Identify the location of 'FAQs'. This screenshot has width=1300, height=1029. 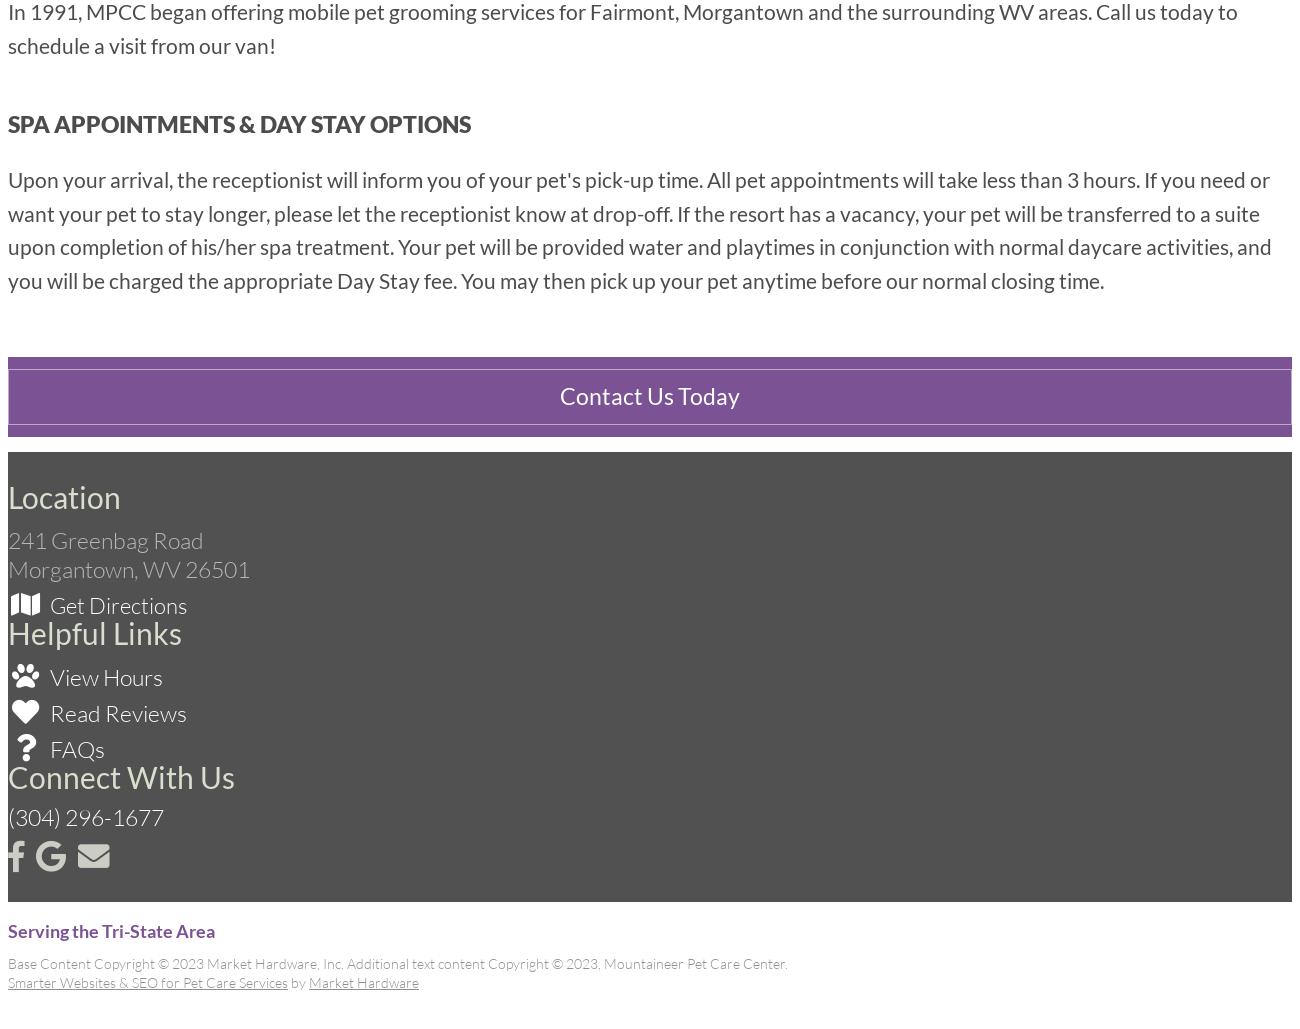
(45, 749).